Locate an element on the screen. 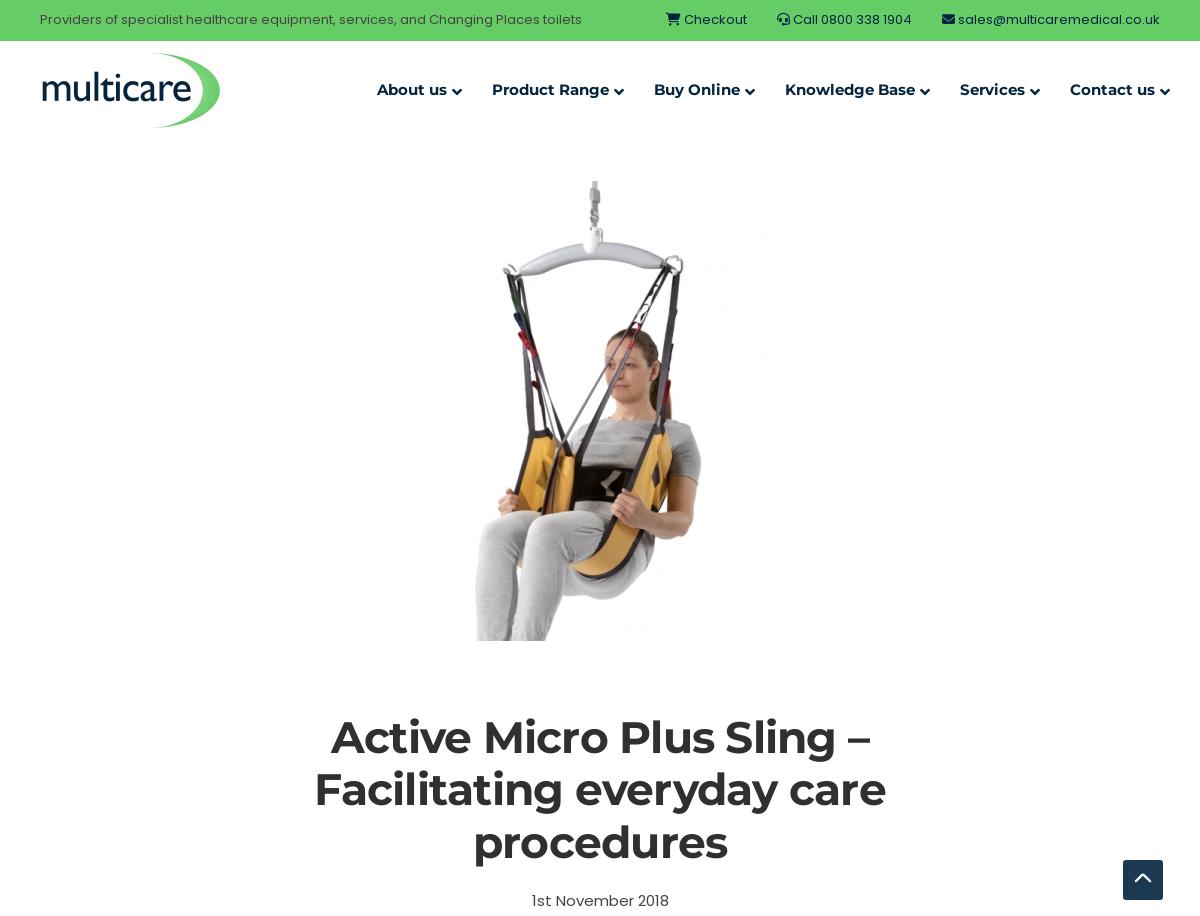 This screenshot has width=1200, height=916. '024 7647 2600' is located at coordinates (1046, 304).